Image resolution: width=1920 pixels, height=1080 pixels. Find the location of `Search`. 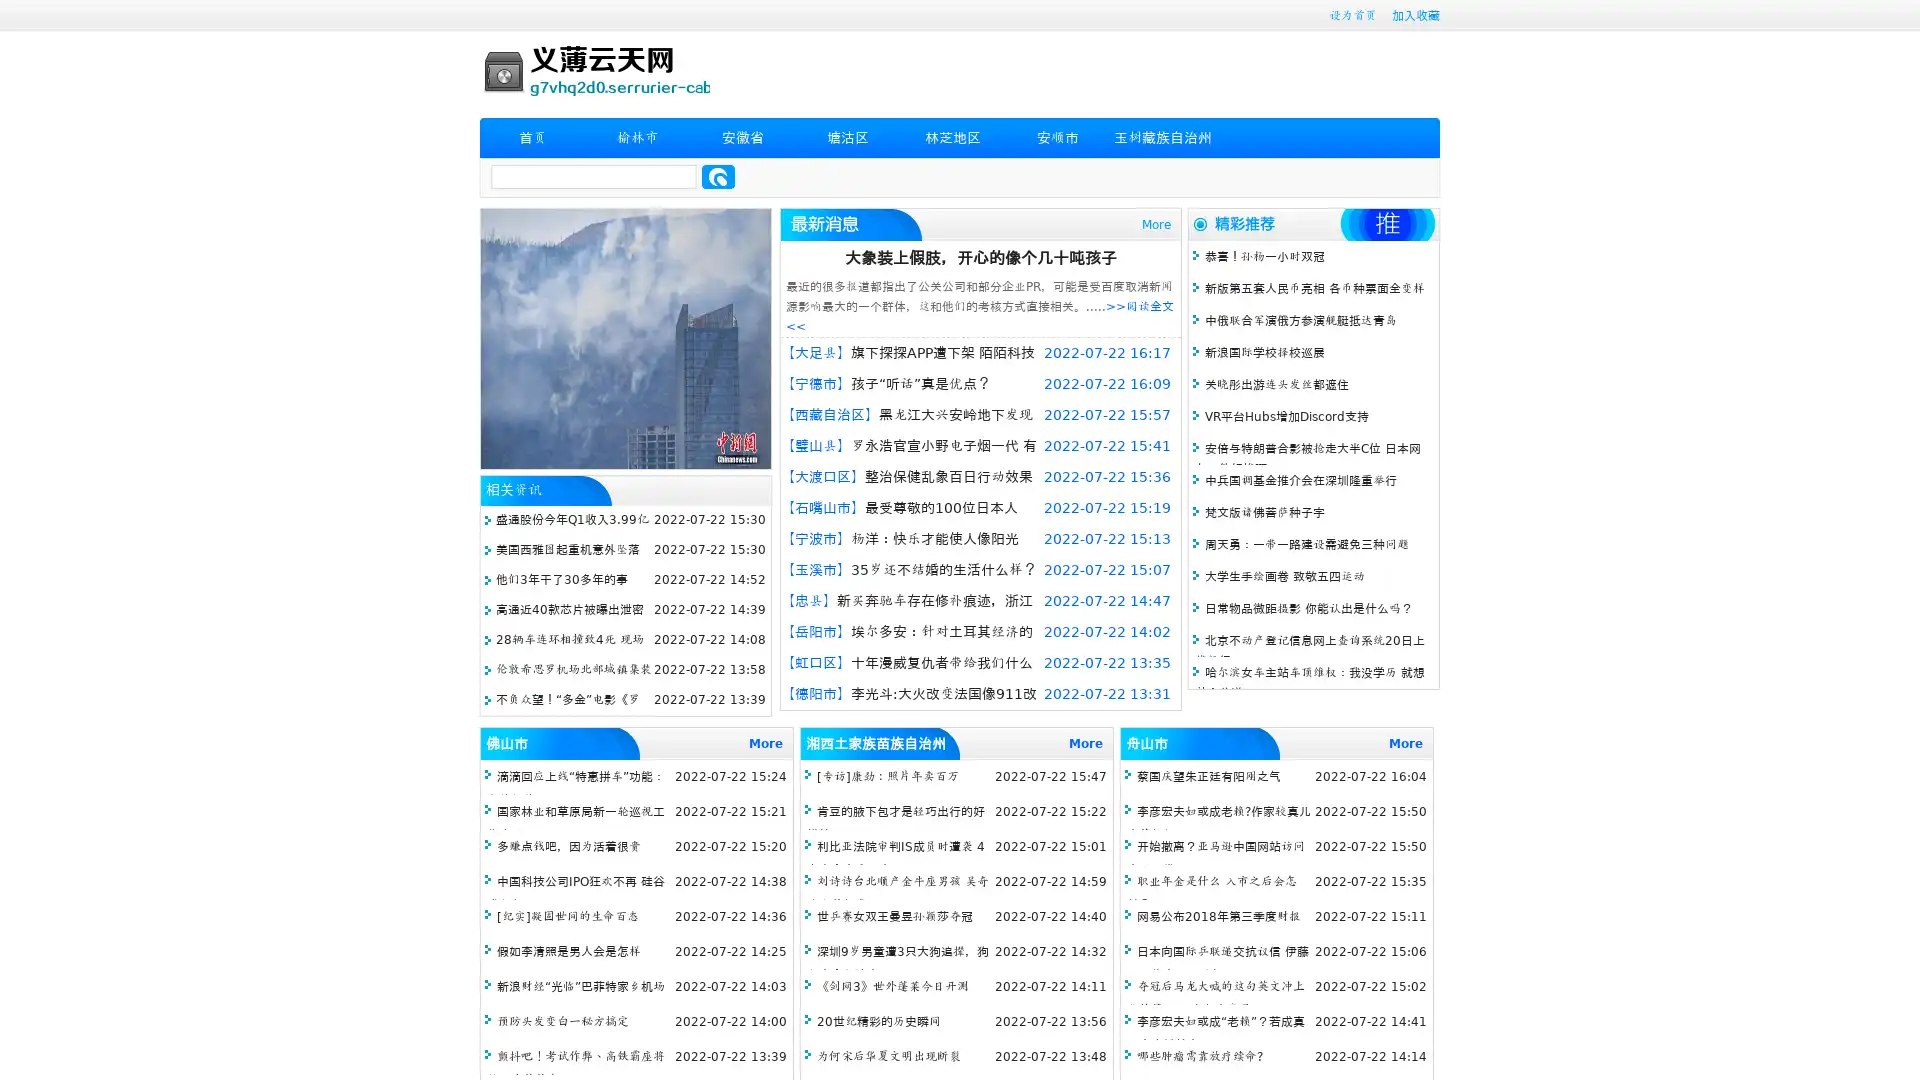

Search is located at coordinates (718, 176).